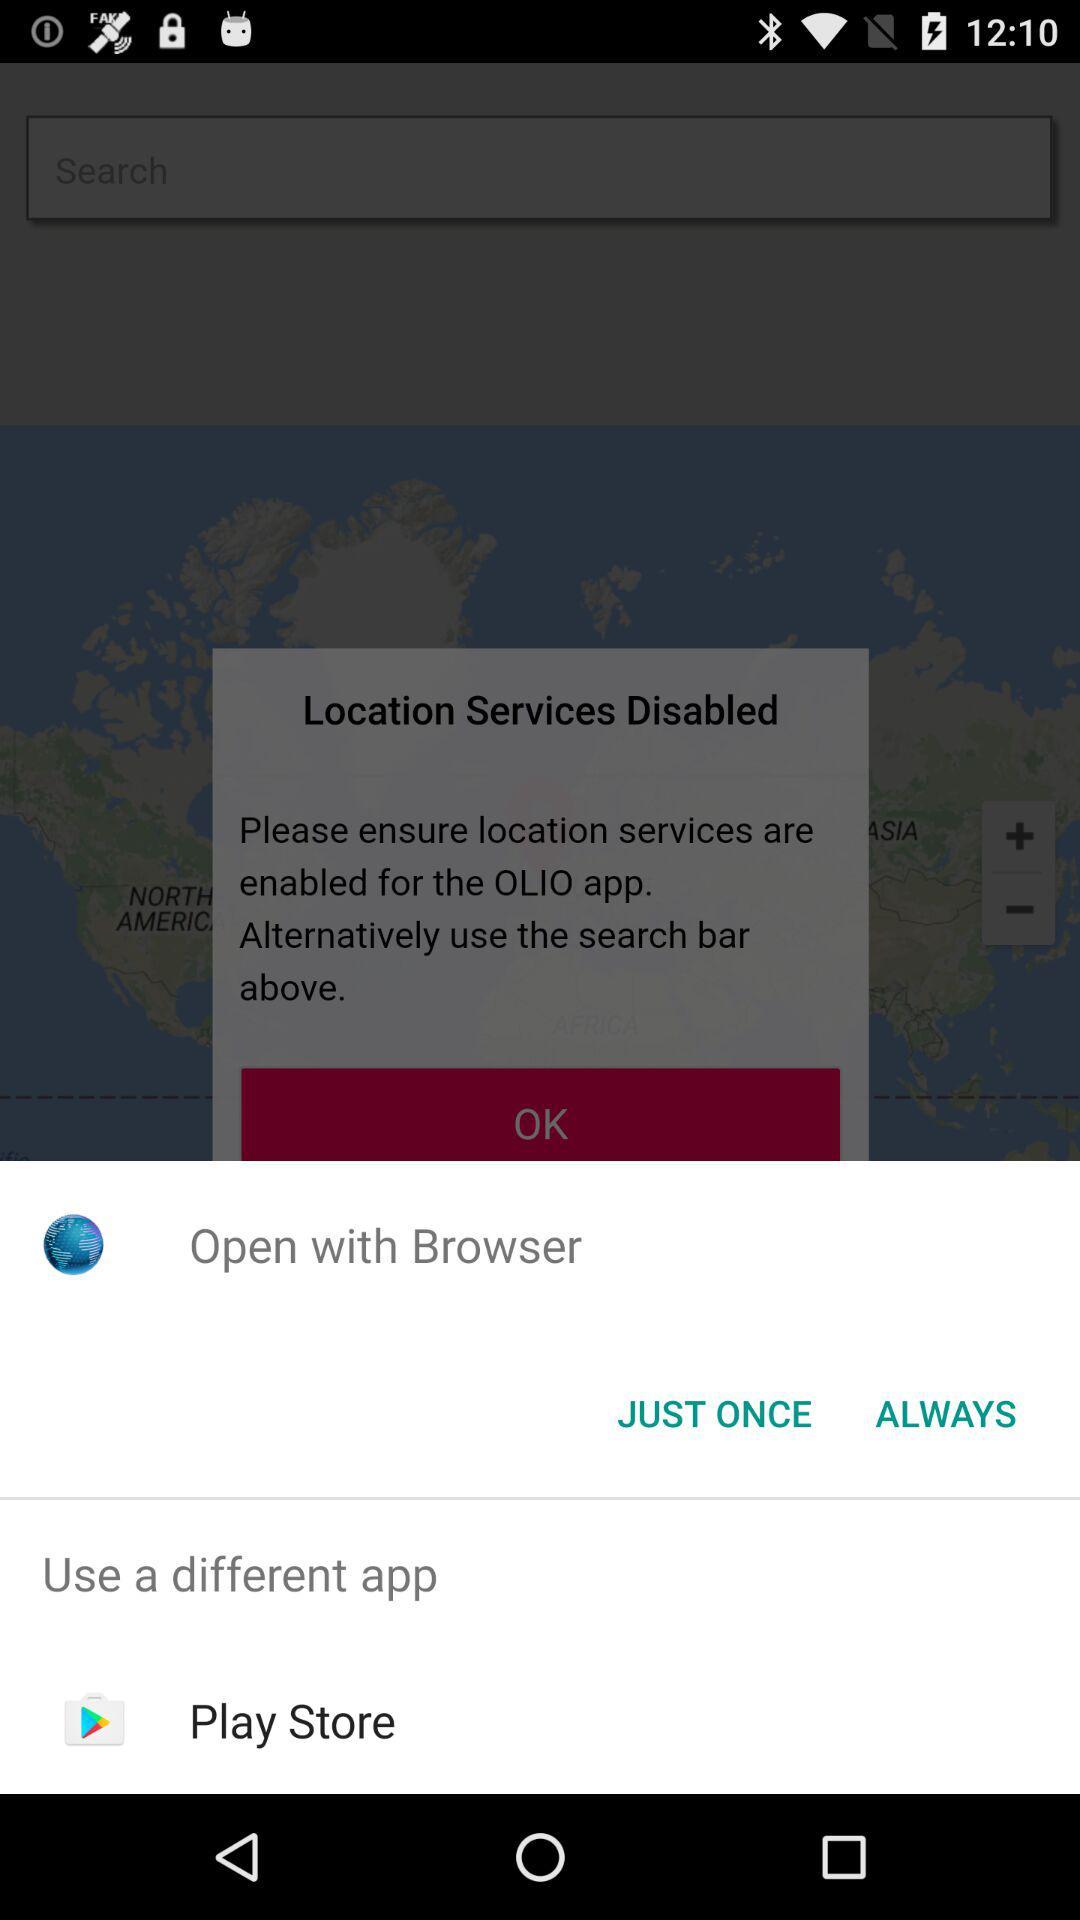 Image resolution: width=1080 pixels, height=1920 pixels. Describe the element at coordinates (540, 1572) in the screenshot. I see `use a different item` at that location.